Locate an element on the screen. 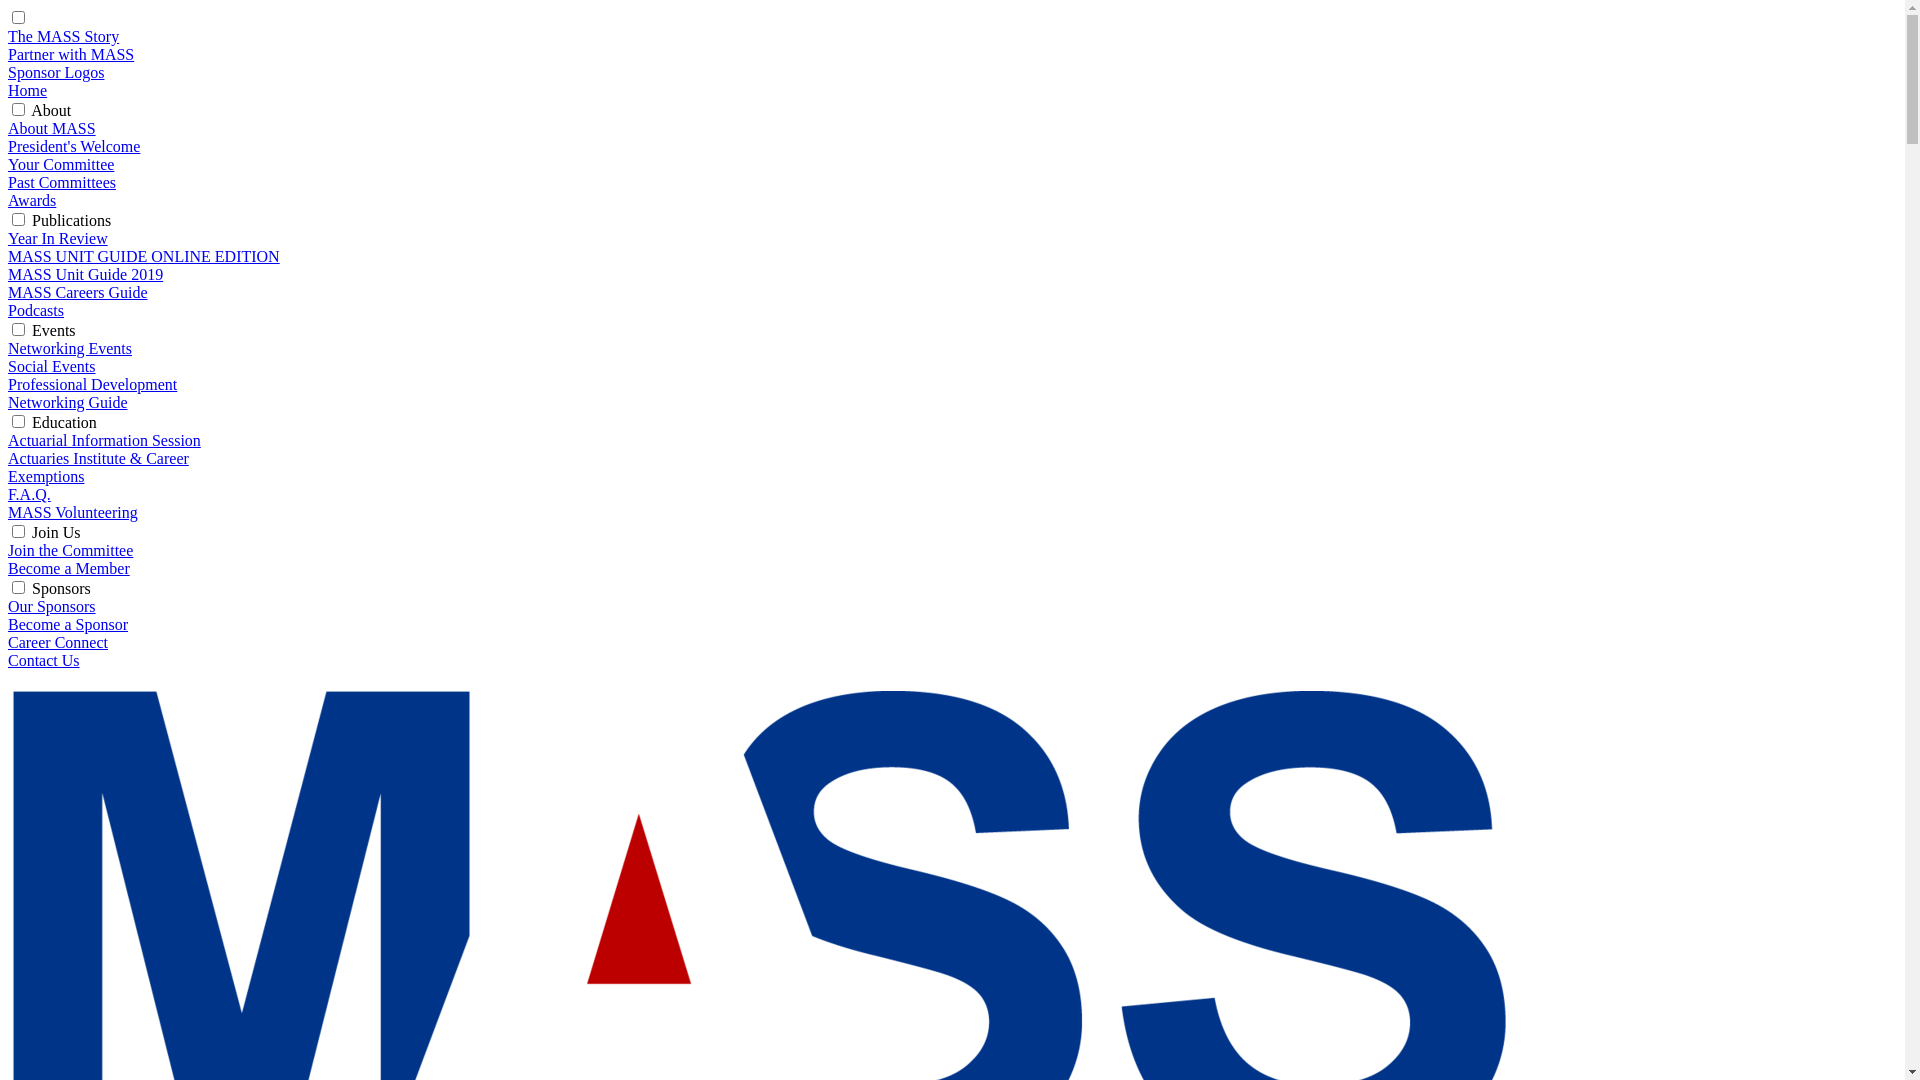 The height and width of the screenshot is (1080, 1920). 'Podcasts' is located at coordinates (8, 310).